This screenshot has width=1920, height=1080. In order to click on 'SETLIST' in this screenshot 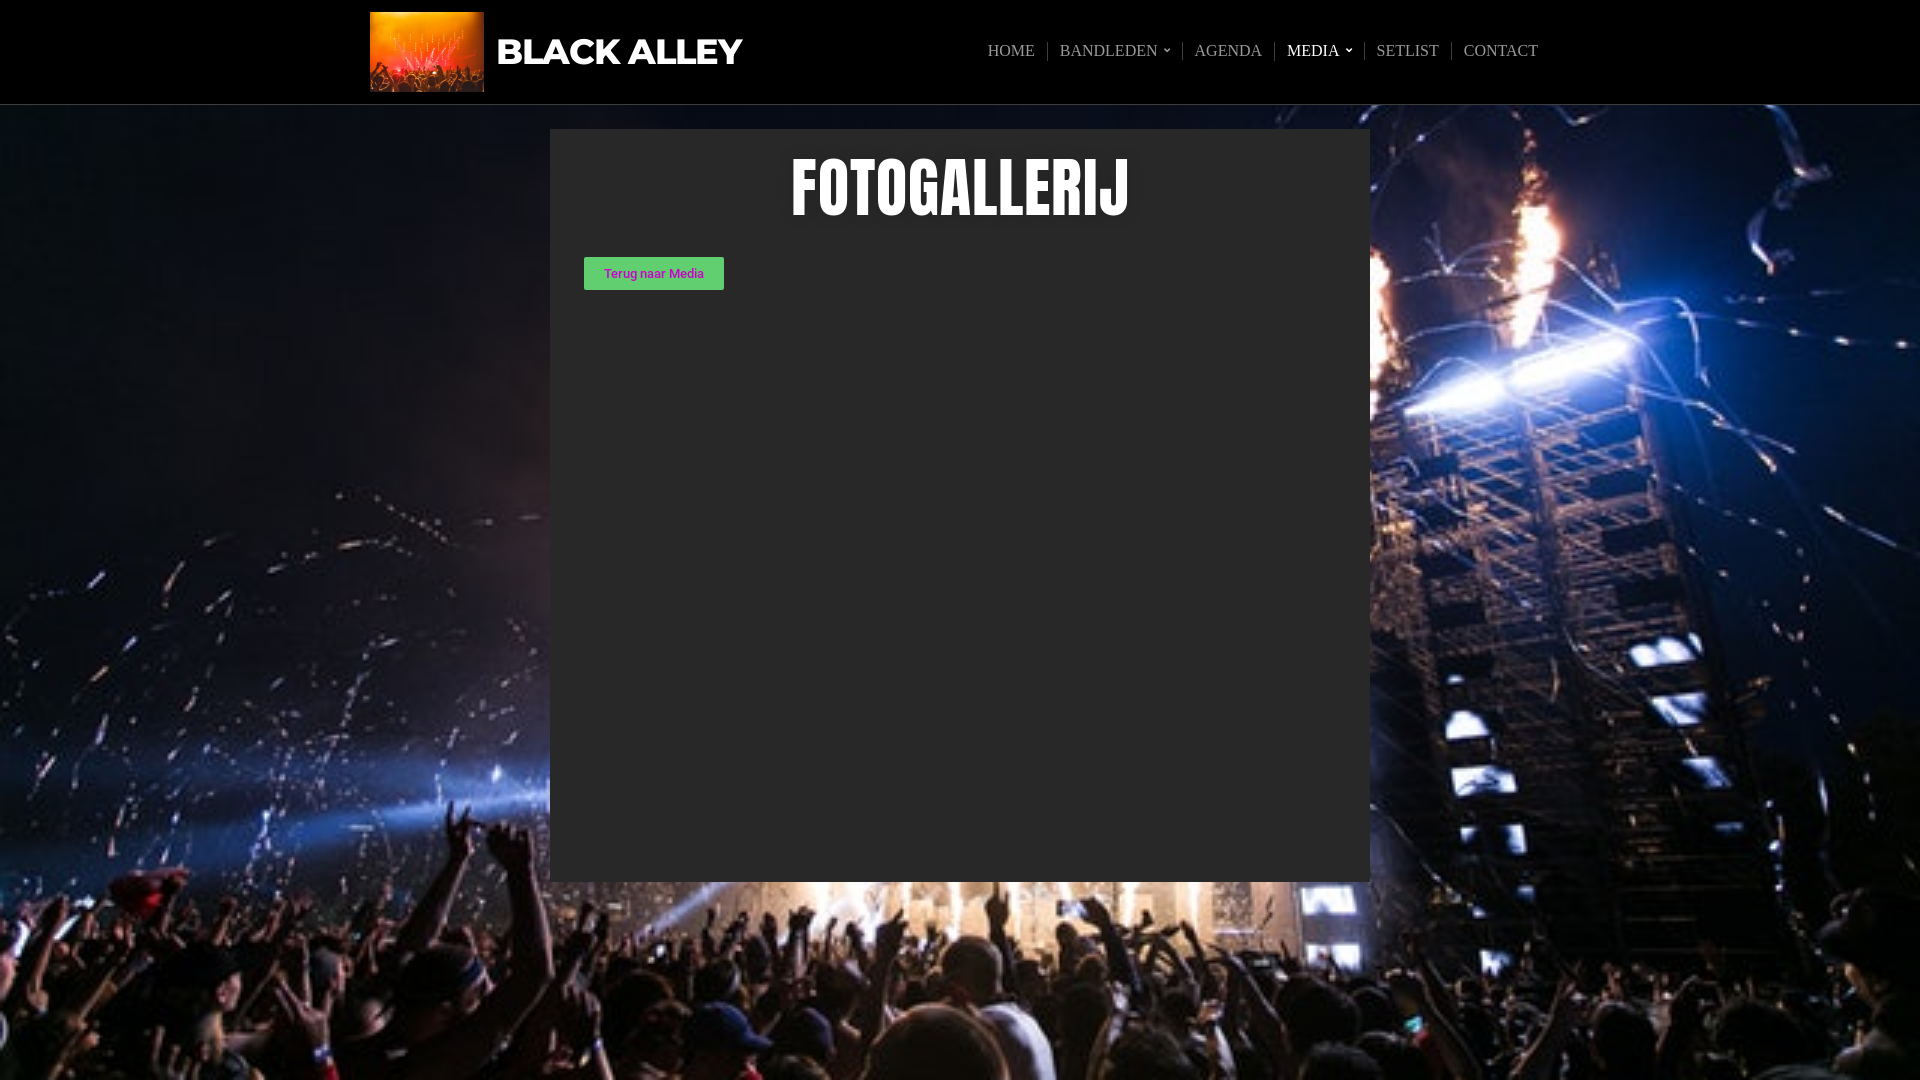, I will do `click(1406, 49)`.